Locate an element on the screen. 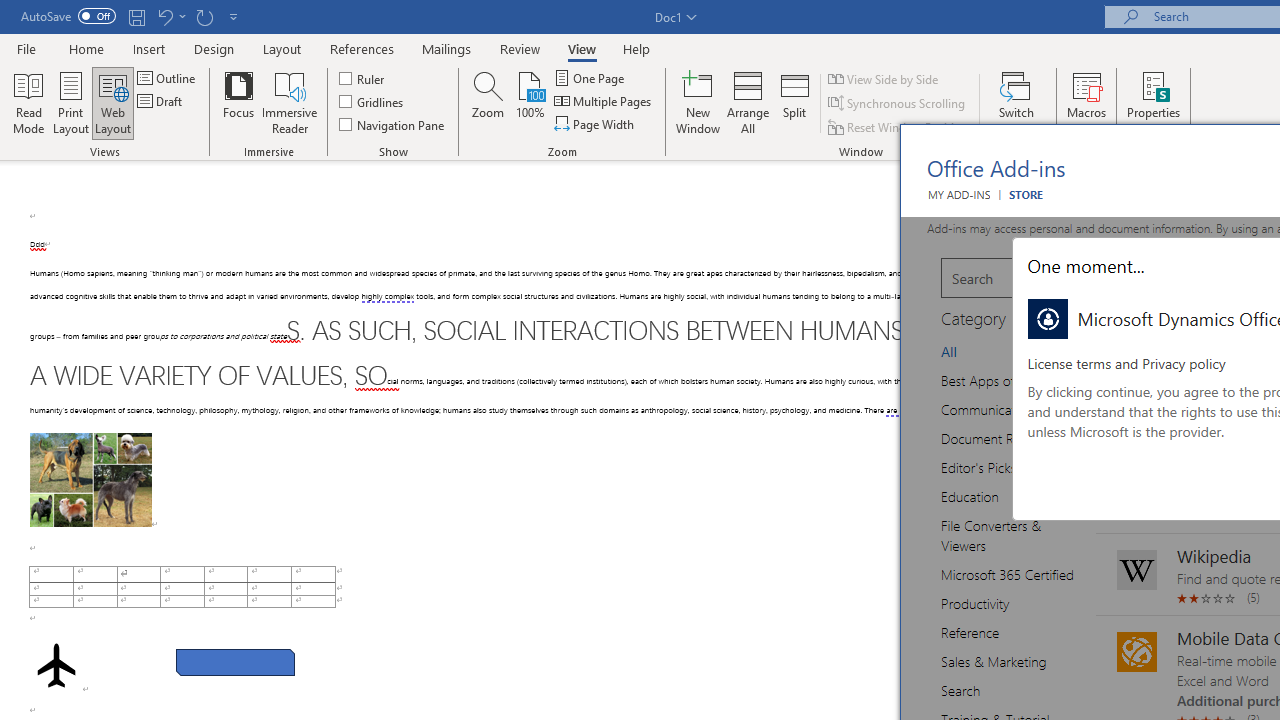 This screenshot has height=720, width=1280. 'Rectangle: Diagonal Corners Snipped 2' is located at coordinates (235, 662).